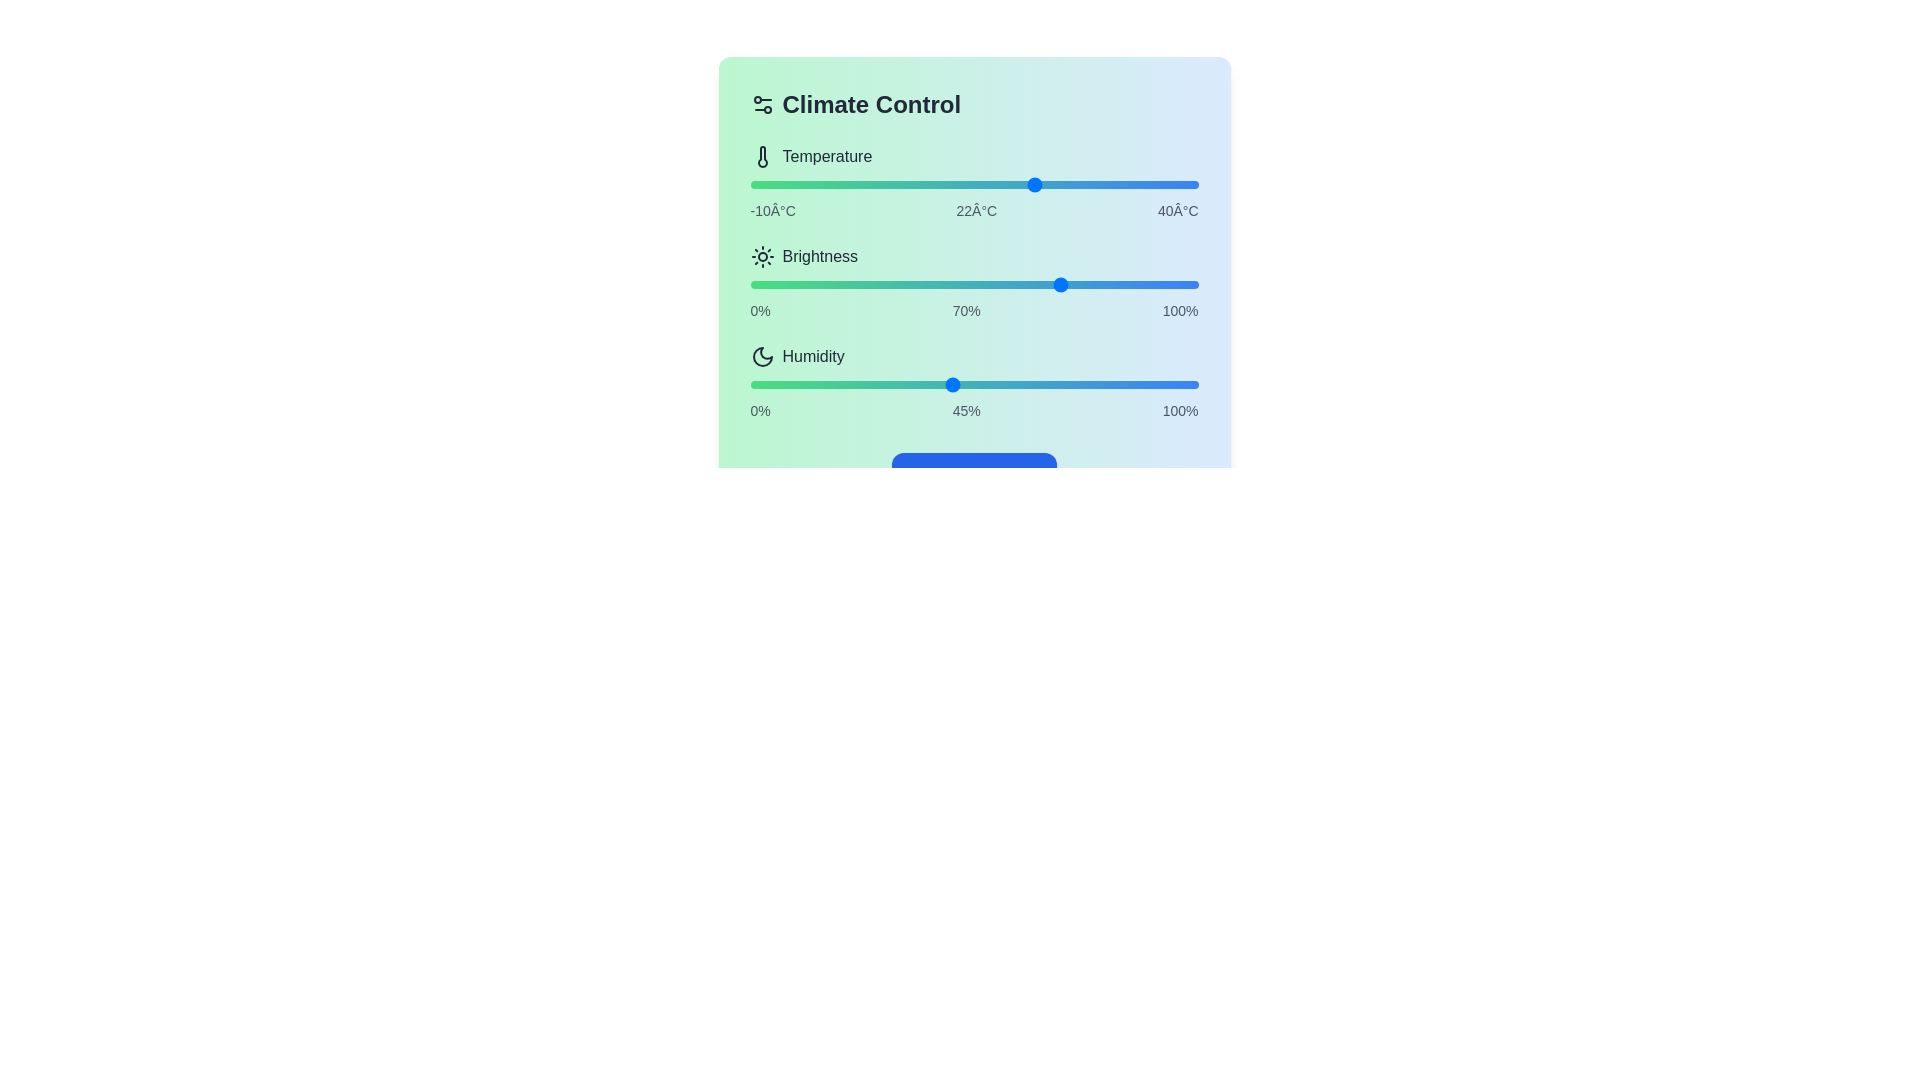 The height and width of the screenshot is (1080, 1920). What do you see at coordinates (1098, 285) in the screenshot?
I see `the brightness level` at bounding box center [1098, 285].